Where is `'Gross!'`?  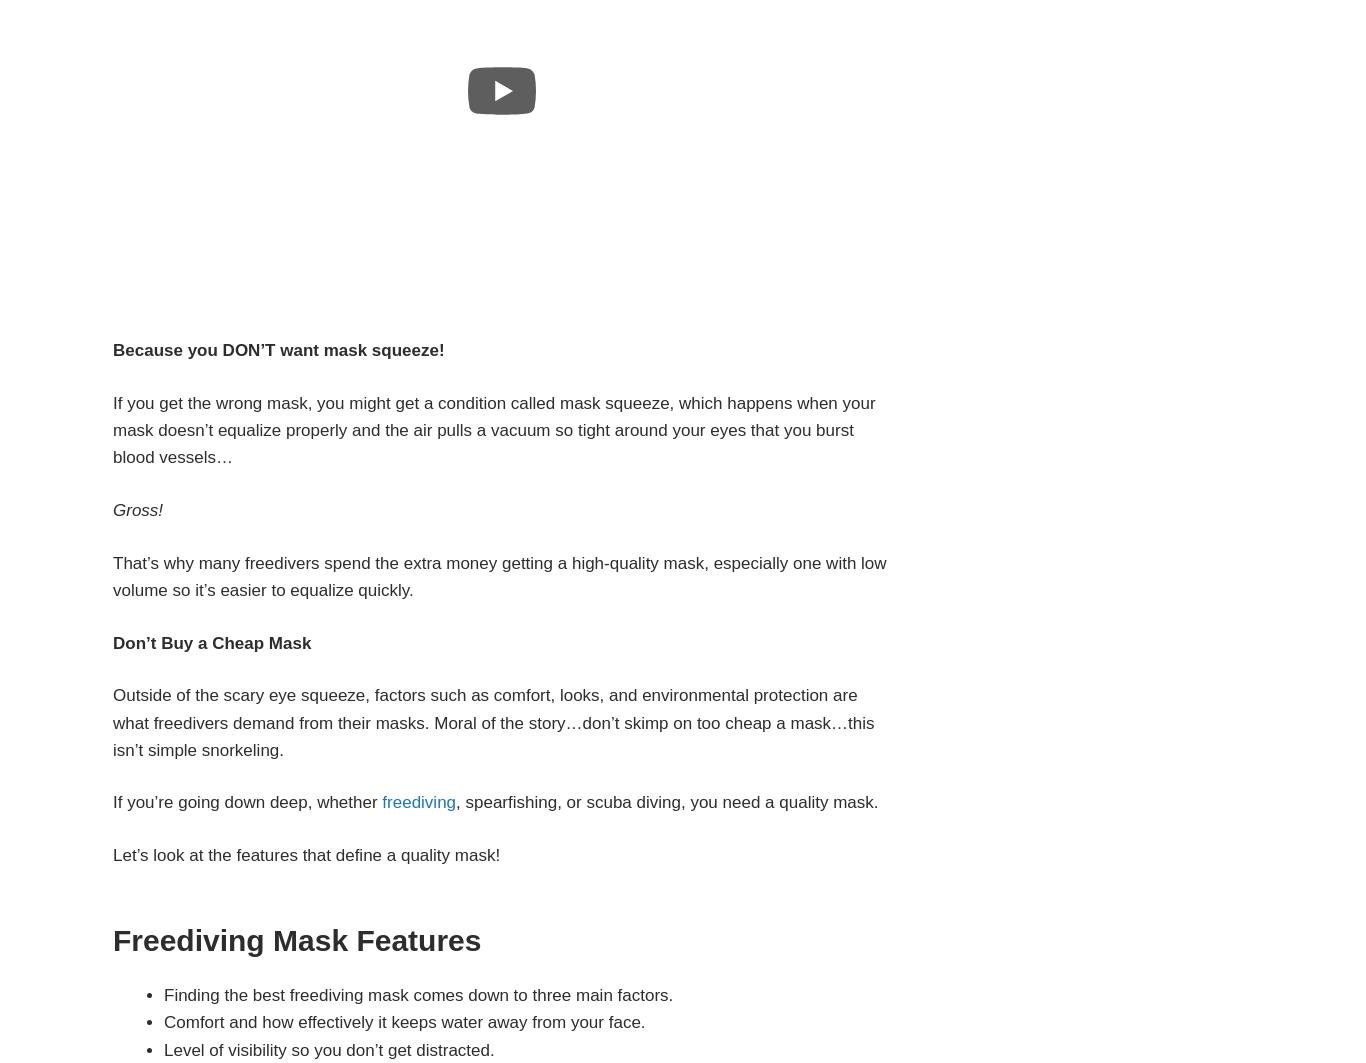
'Gross!' is located at coordinates (112, 510).